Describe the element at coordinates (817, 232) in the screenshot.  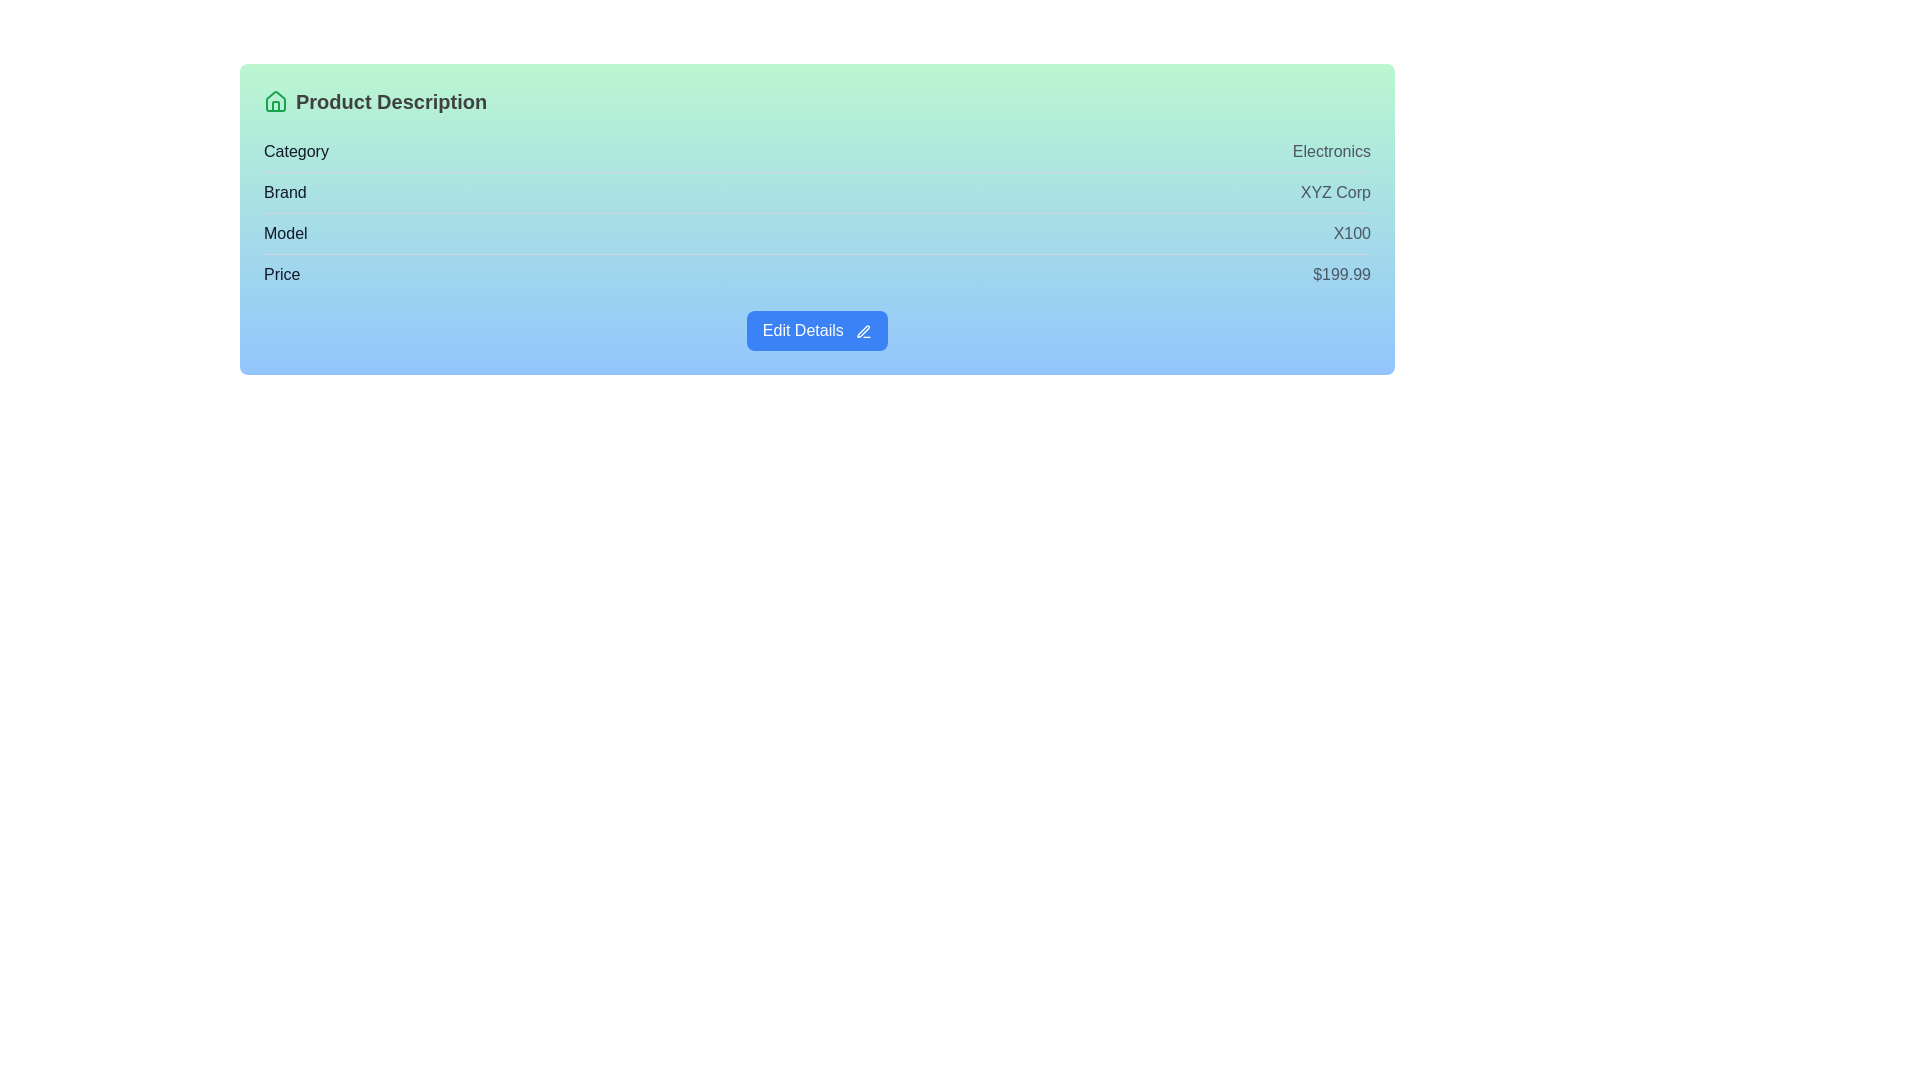
I see `the value 'X100' from the text display labeled 'Model'` at that location.